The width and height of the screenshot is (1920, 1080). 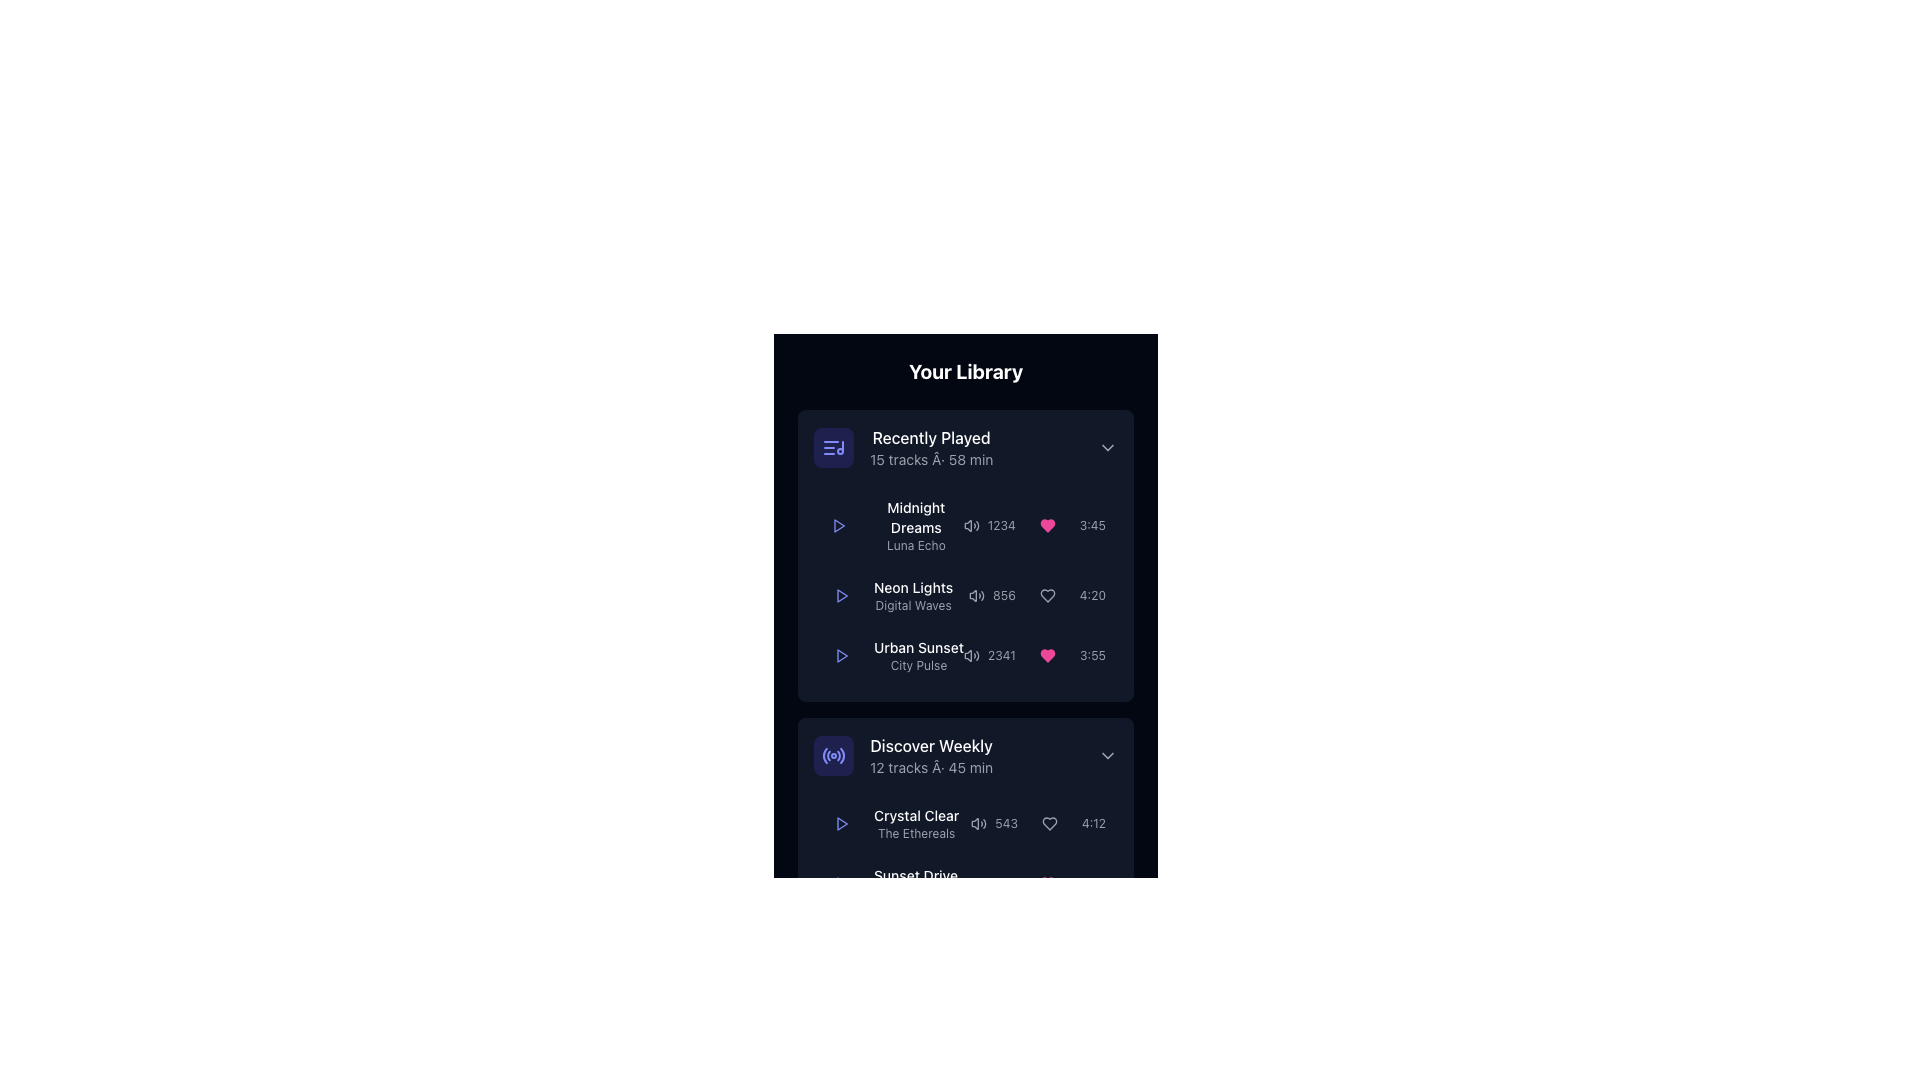 What do you see at coordinates (915, 816) in the screenshot?
I see `the main label for a media item in the 'Discover Weekly' section, which is positioned above 'The Ethereals'` at bounding box center [915, 816].